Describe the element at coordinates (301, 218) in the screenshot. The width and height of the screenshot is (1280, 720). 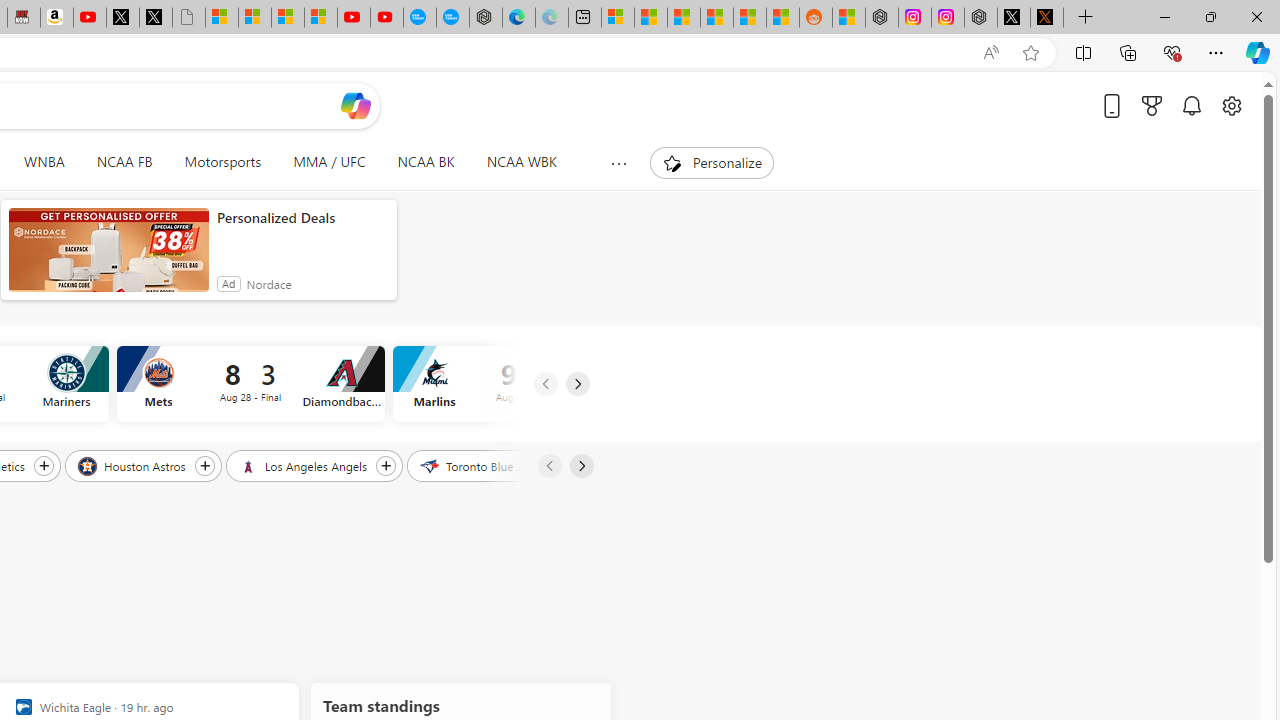
I see `'Personalized Deals'` at that location.